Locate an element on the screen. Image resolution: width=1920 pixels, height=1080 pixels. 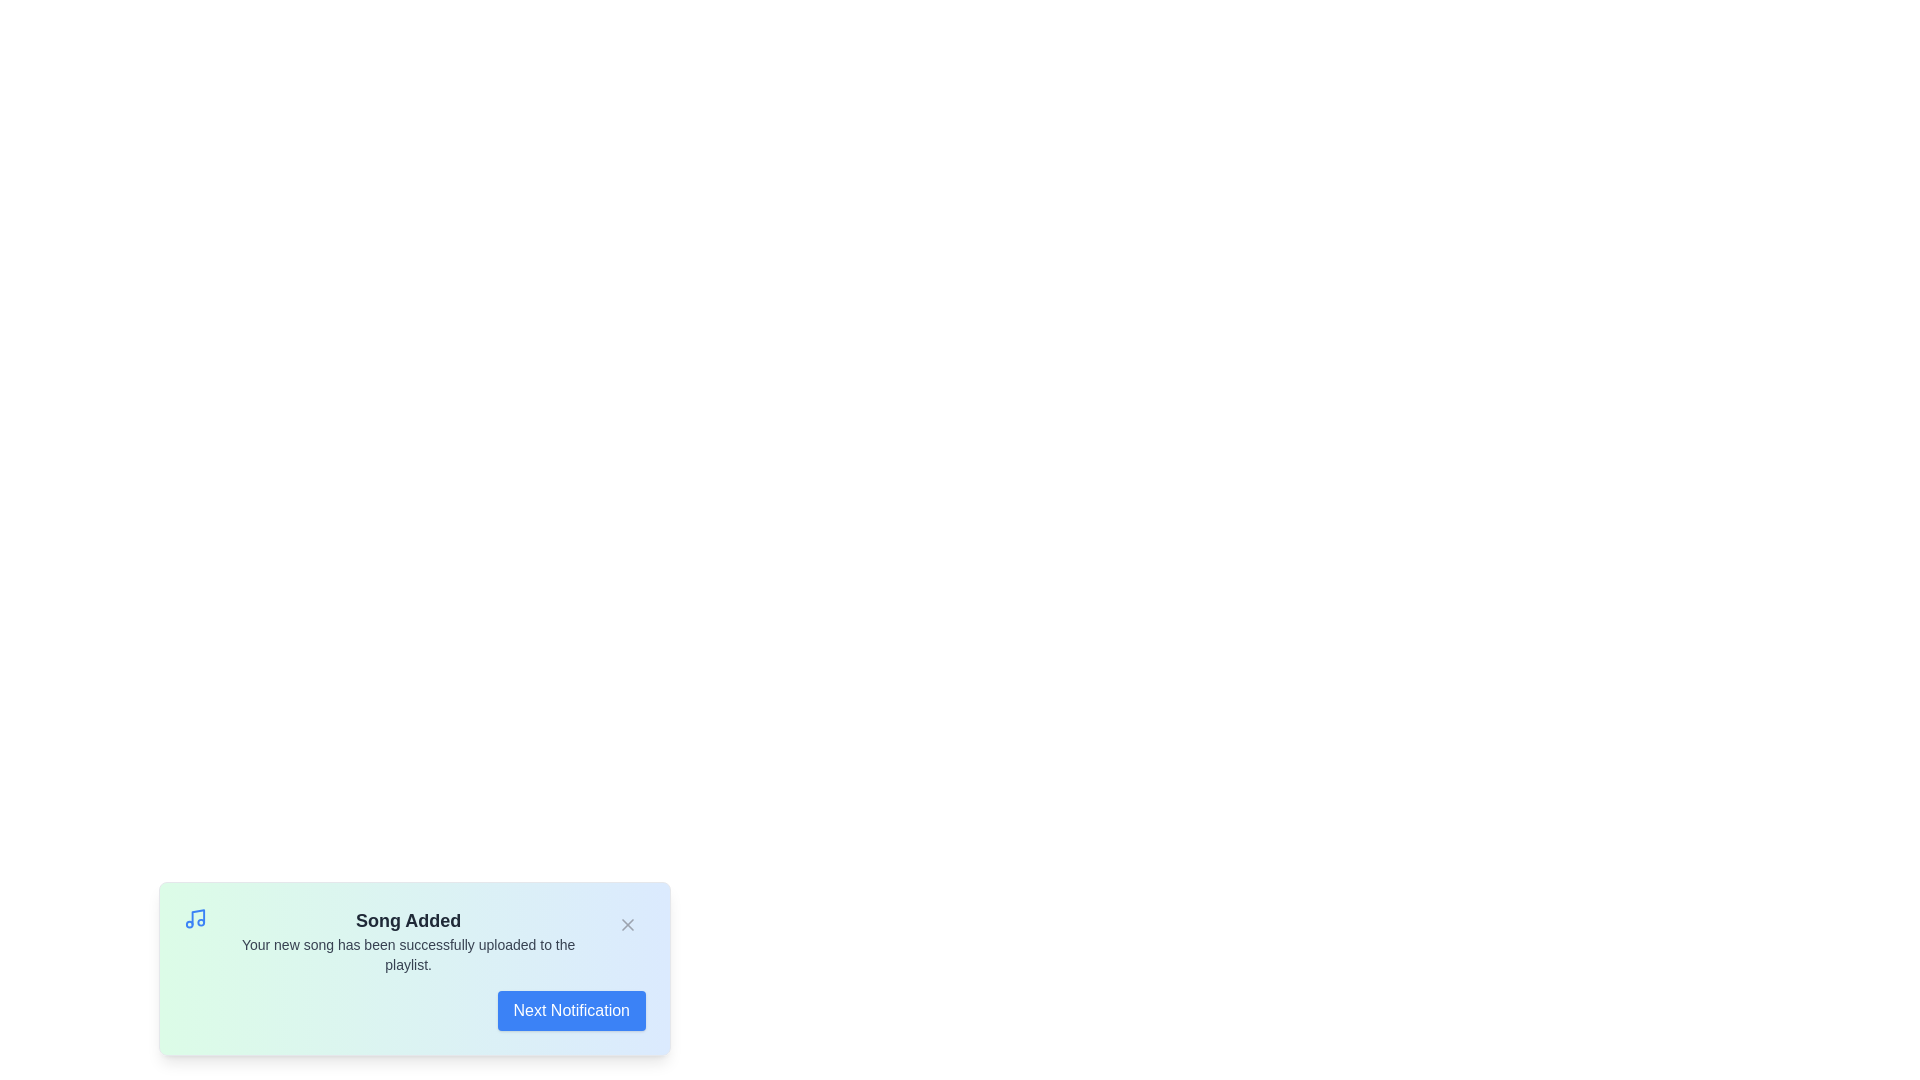
the notification icon to interact with it is located at coordinates (195, 918).